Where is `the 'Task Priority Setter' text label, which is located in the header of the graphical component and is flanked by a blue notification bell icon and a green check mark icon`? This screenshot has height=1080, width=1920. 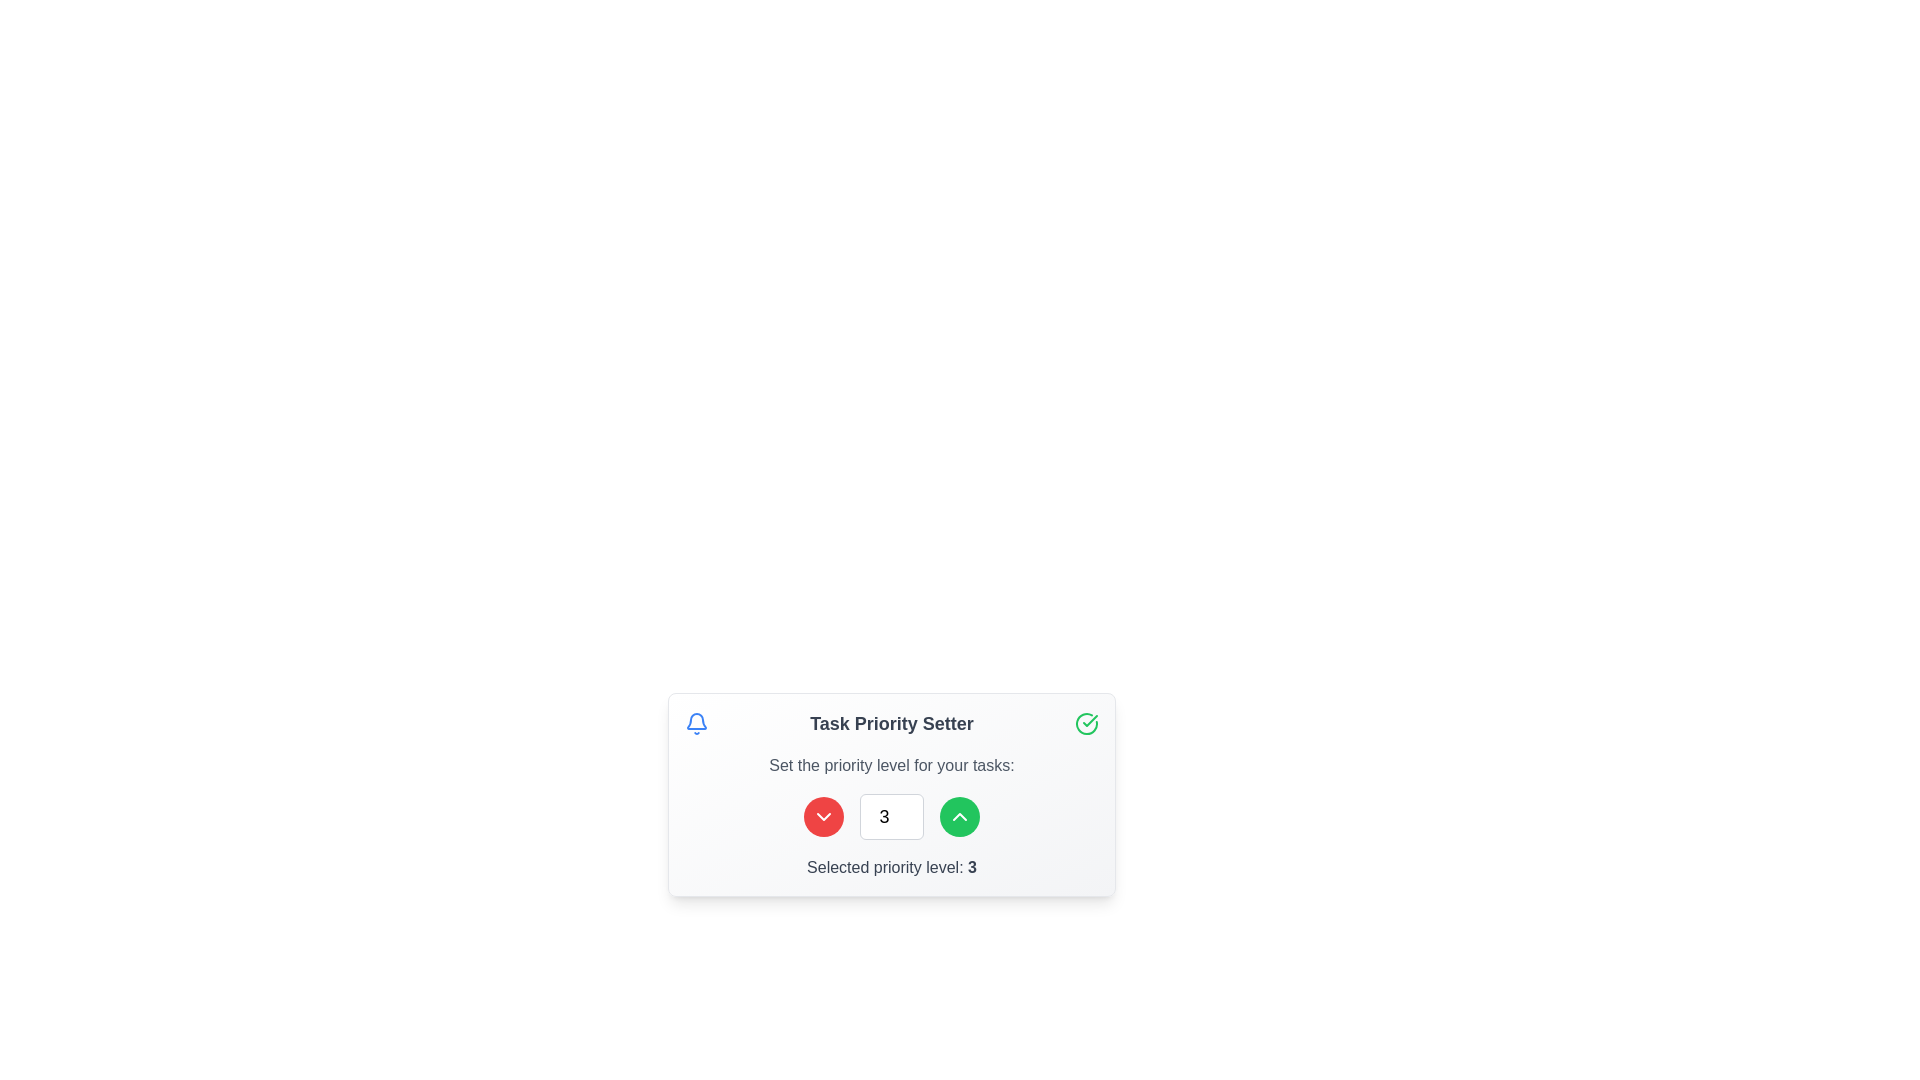
the 'Task Priority Setter' text label, which is located in the header of the graphical component and is flanked by a blue notification bell icon and a green check mark icon is located at coordinates (891, 724).